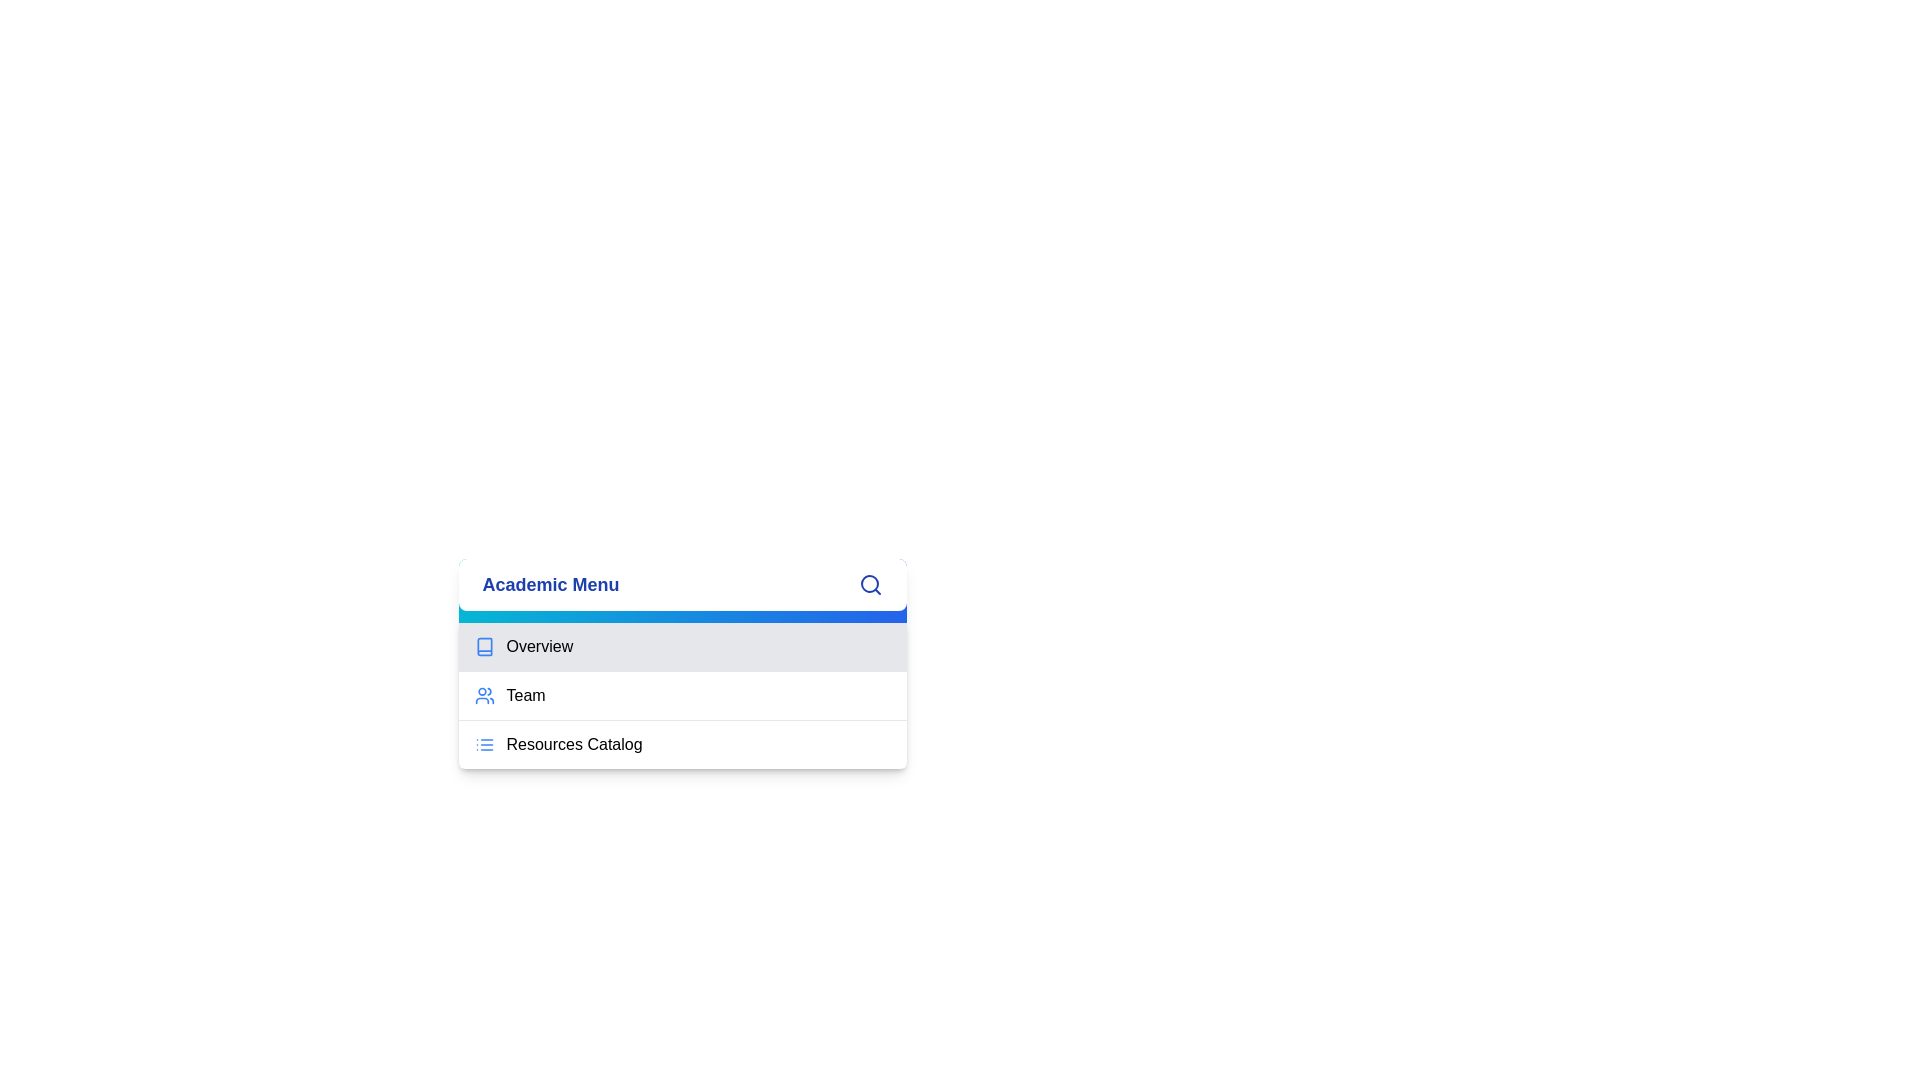 This screenshot has height=1080, width=1920. What do you see at coordinates (484, 694) in the screenshot?
I see `the blue-colored icon depicting multiple users located to the left of the text 'Team' in the menu interface` at bounding box center [484, 694].